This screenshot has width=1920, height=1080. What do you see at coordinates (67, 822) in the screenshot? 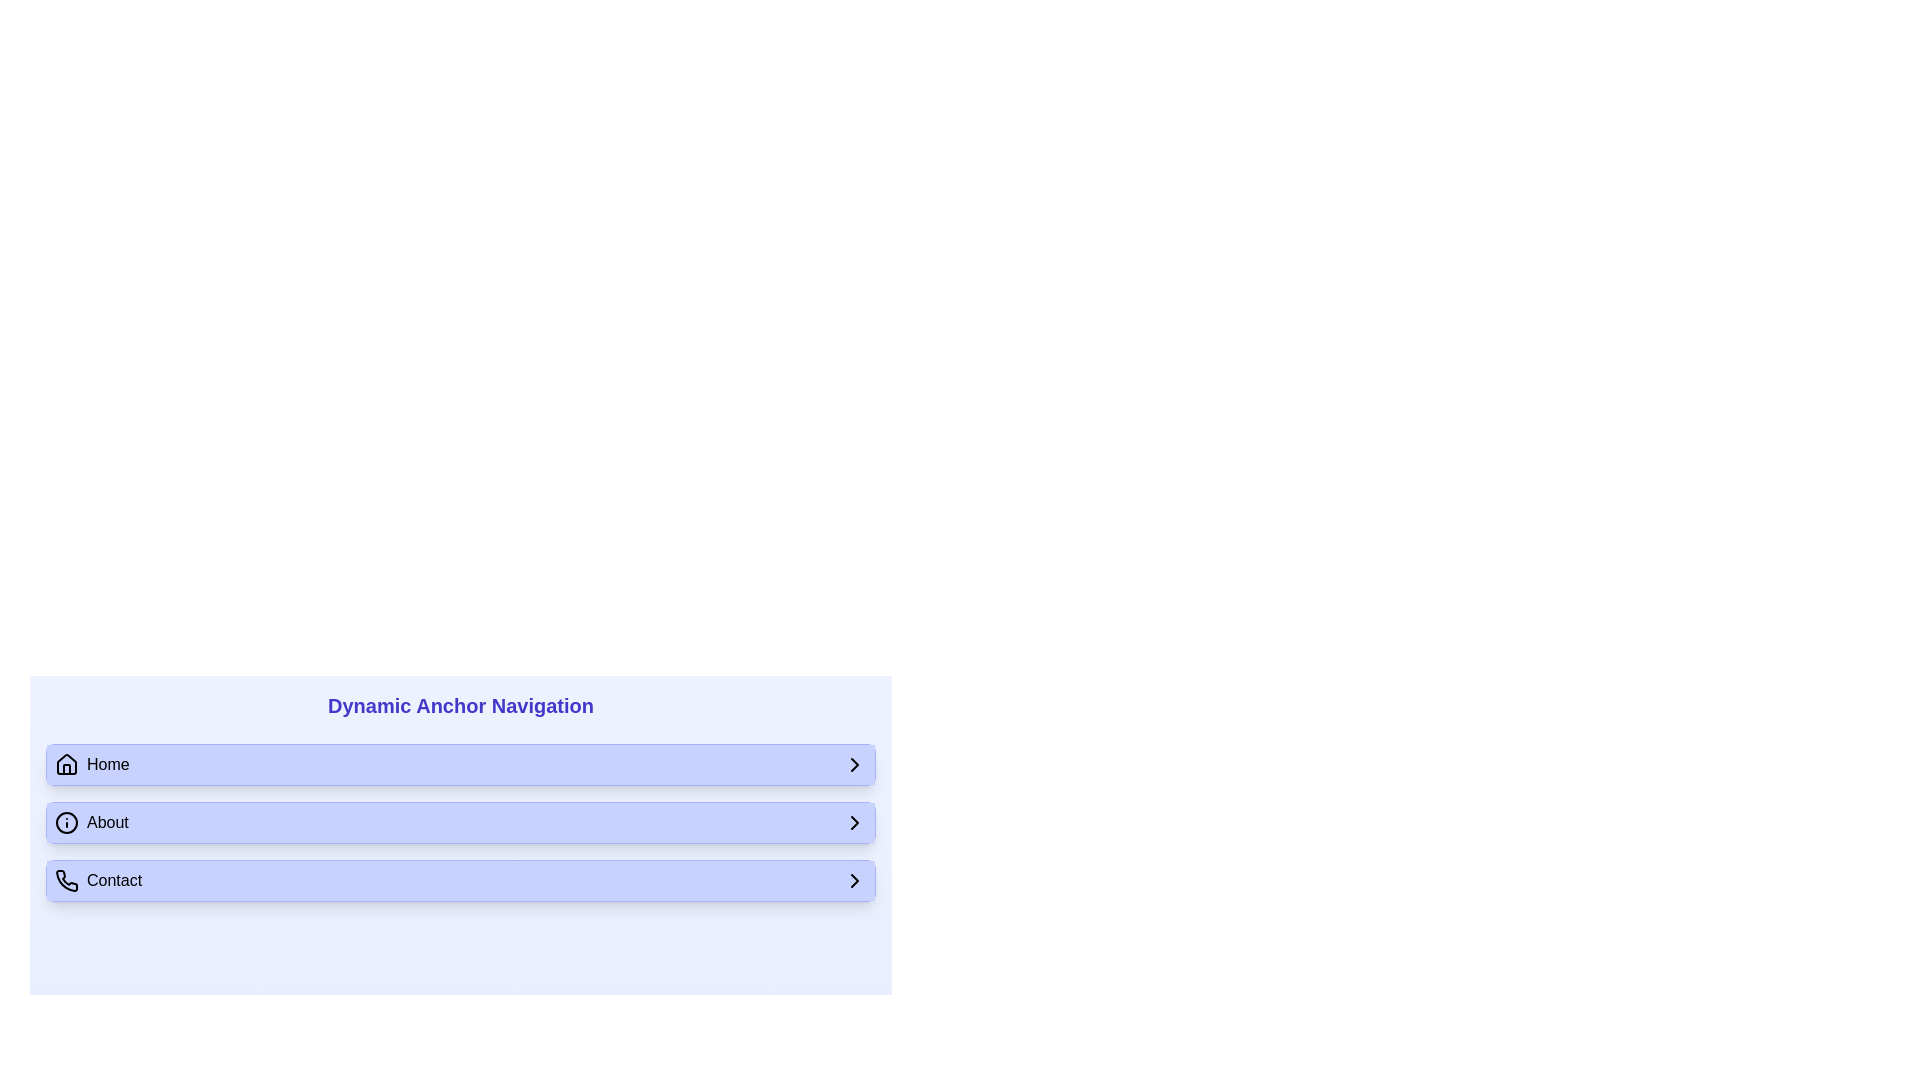
I see `the circular information icon with a thin black outline located in the second row of the navigation bar, positioned to the left of the text 'About'` at bounding box center [67, 822].